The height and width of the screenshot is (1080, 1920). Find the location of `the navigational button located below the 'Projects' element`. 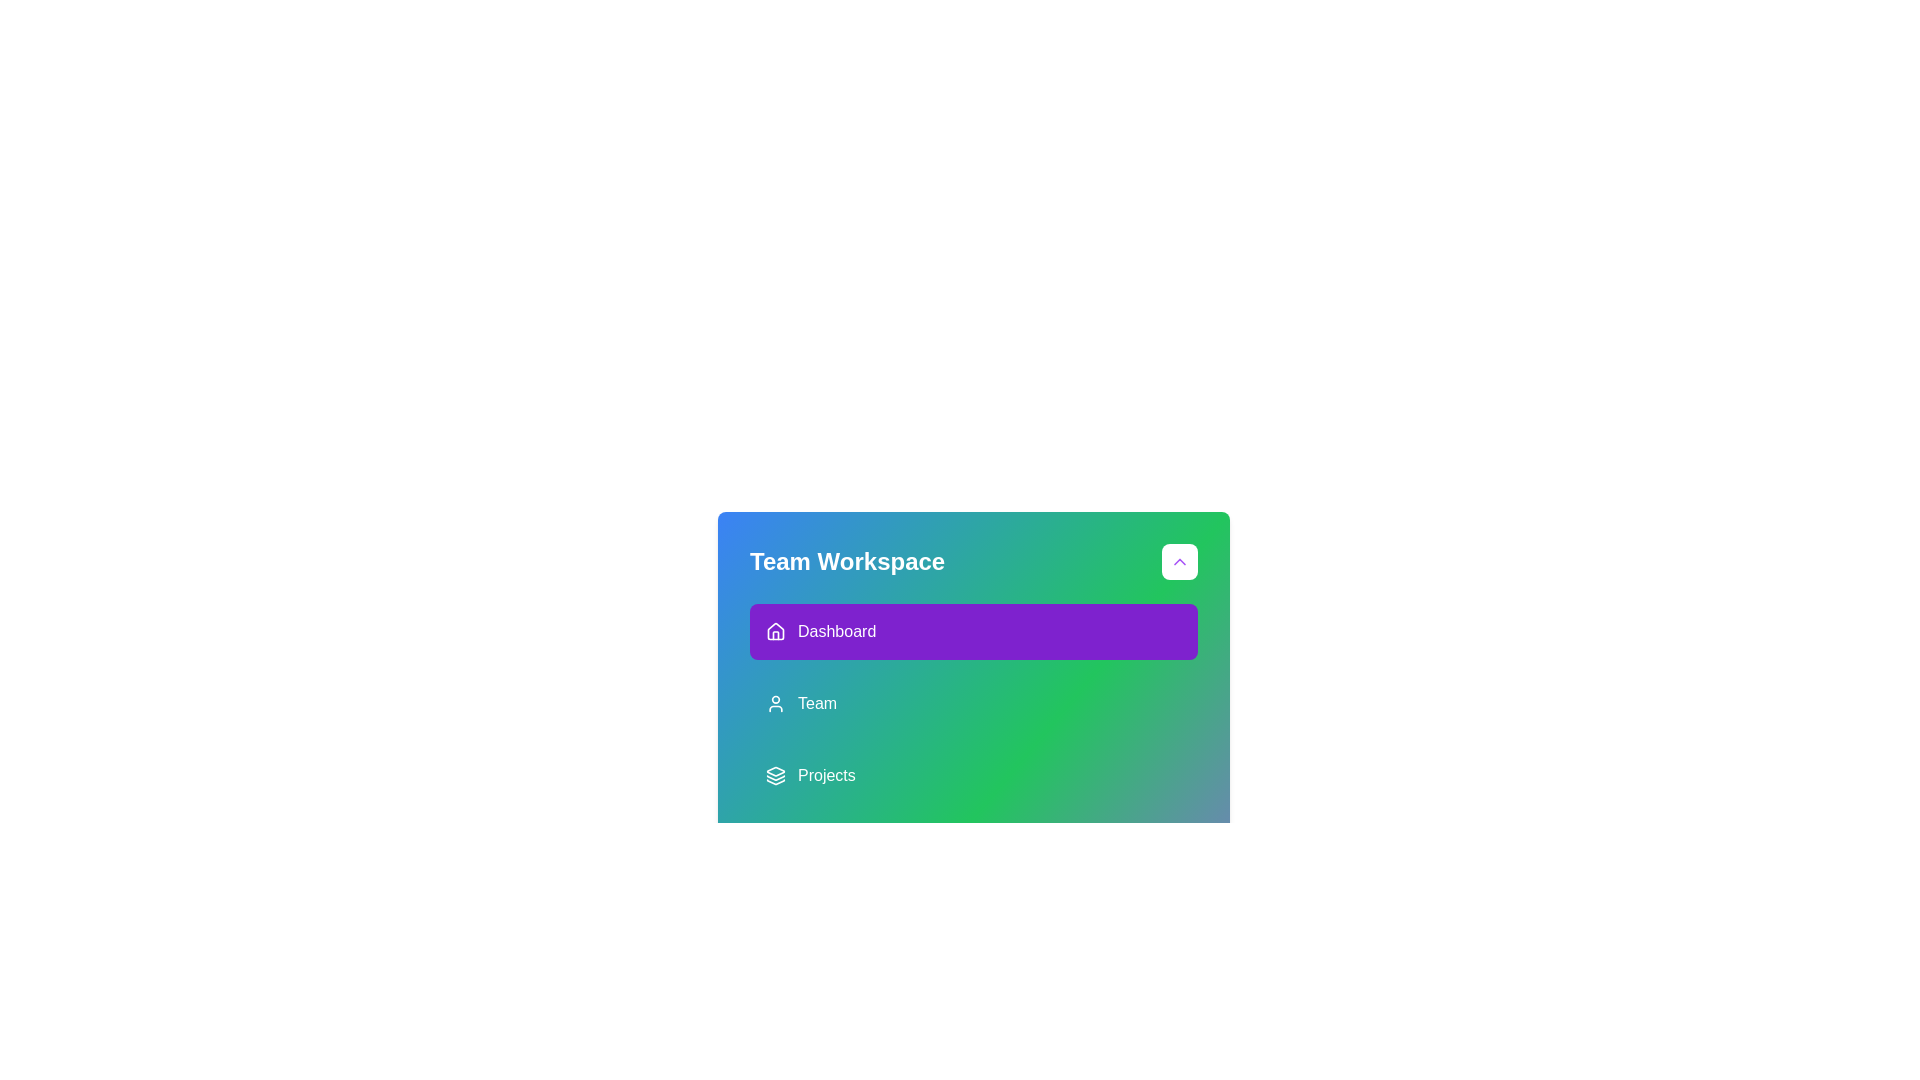

the navigational button located below the 'Projects' element is located at coordinates (974, 848).